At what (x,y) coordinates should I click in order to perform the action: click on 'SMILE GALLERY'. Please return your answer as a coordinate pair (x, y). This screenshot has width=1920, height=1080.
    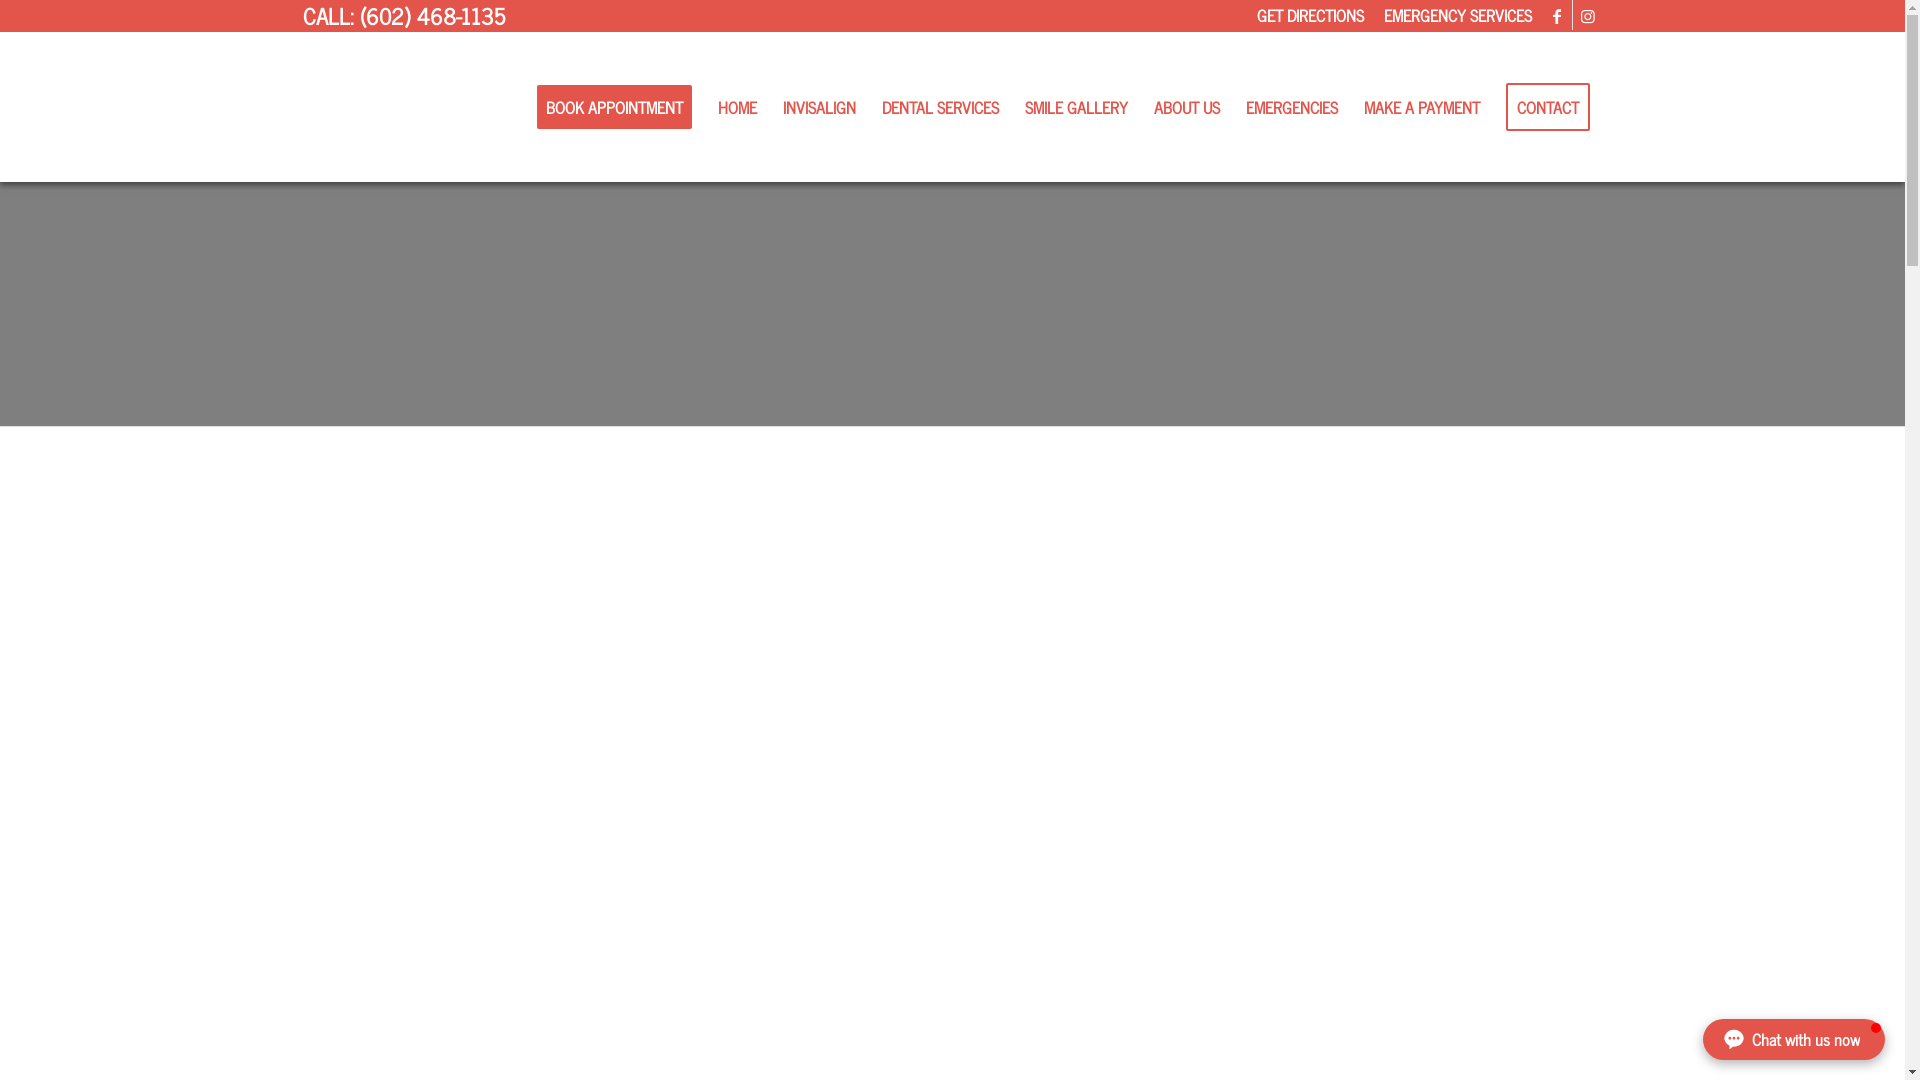
    Looking at the image, I should click on (1075, 107).